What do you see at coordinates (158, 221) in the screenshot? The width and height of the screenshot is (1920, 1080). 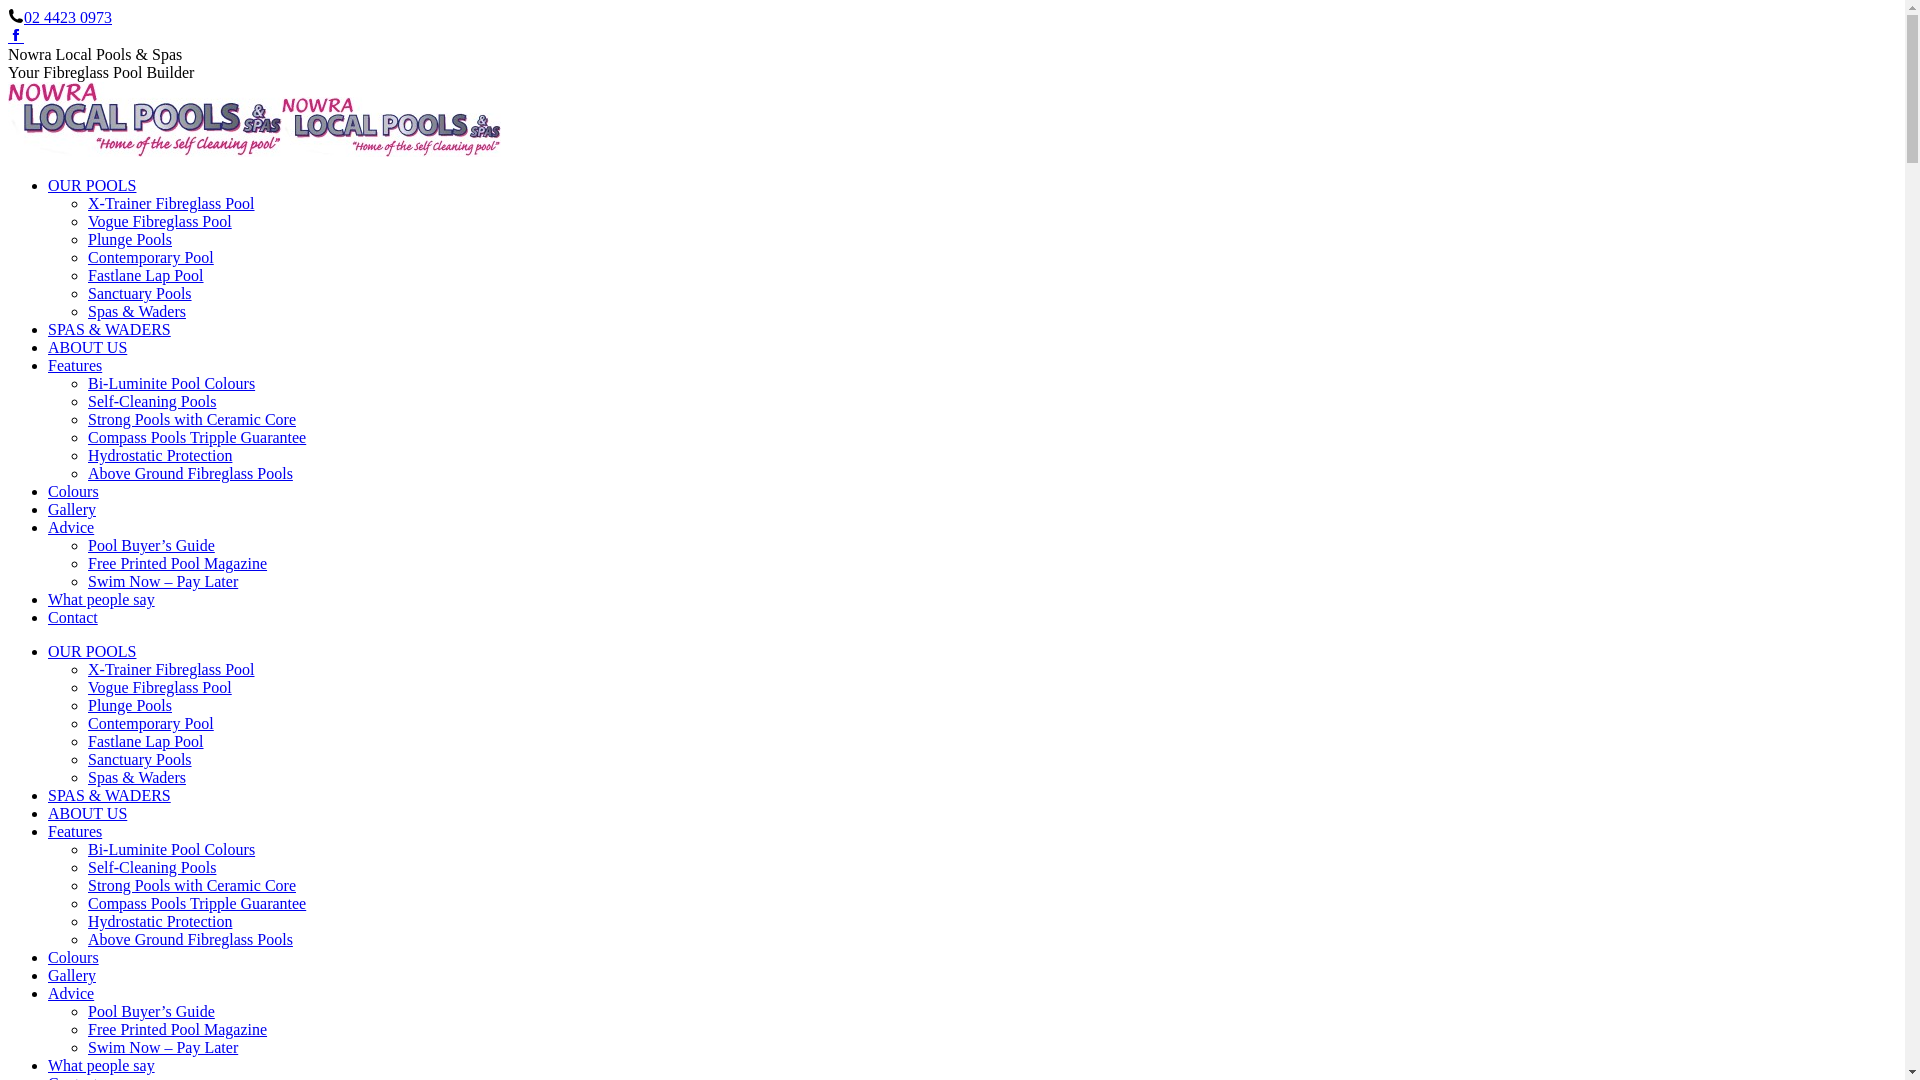 I see `'Vogue Fibreglass Pool'` at bounding box center [158, 221].